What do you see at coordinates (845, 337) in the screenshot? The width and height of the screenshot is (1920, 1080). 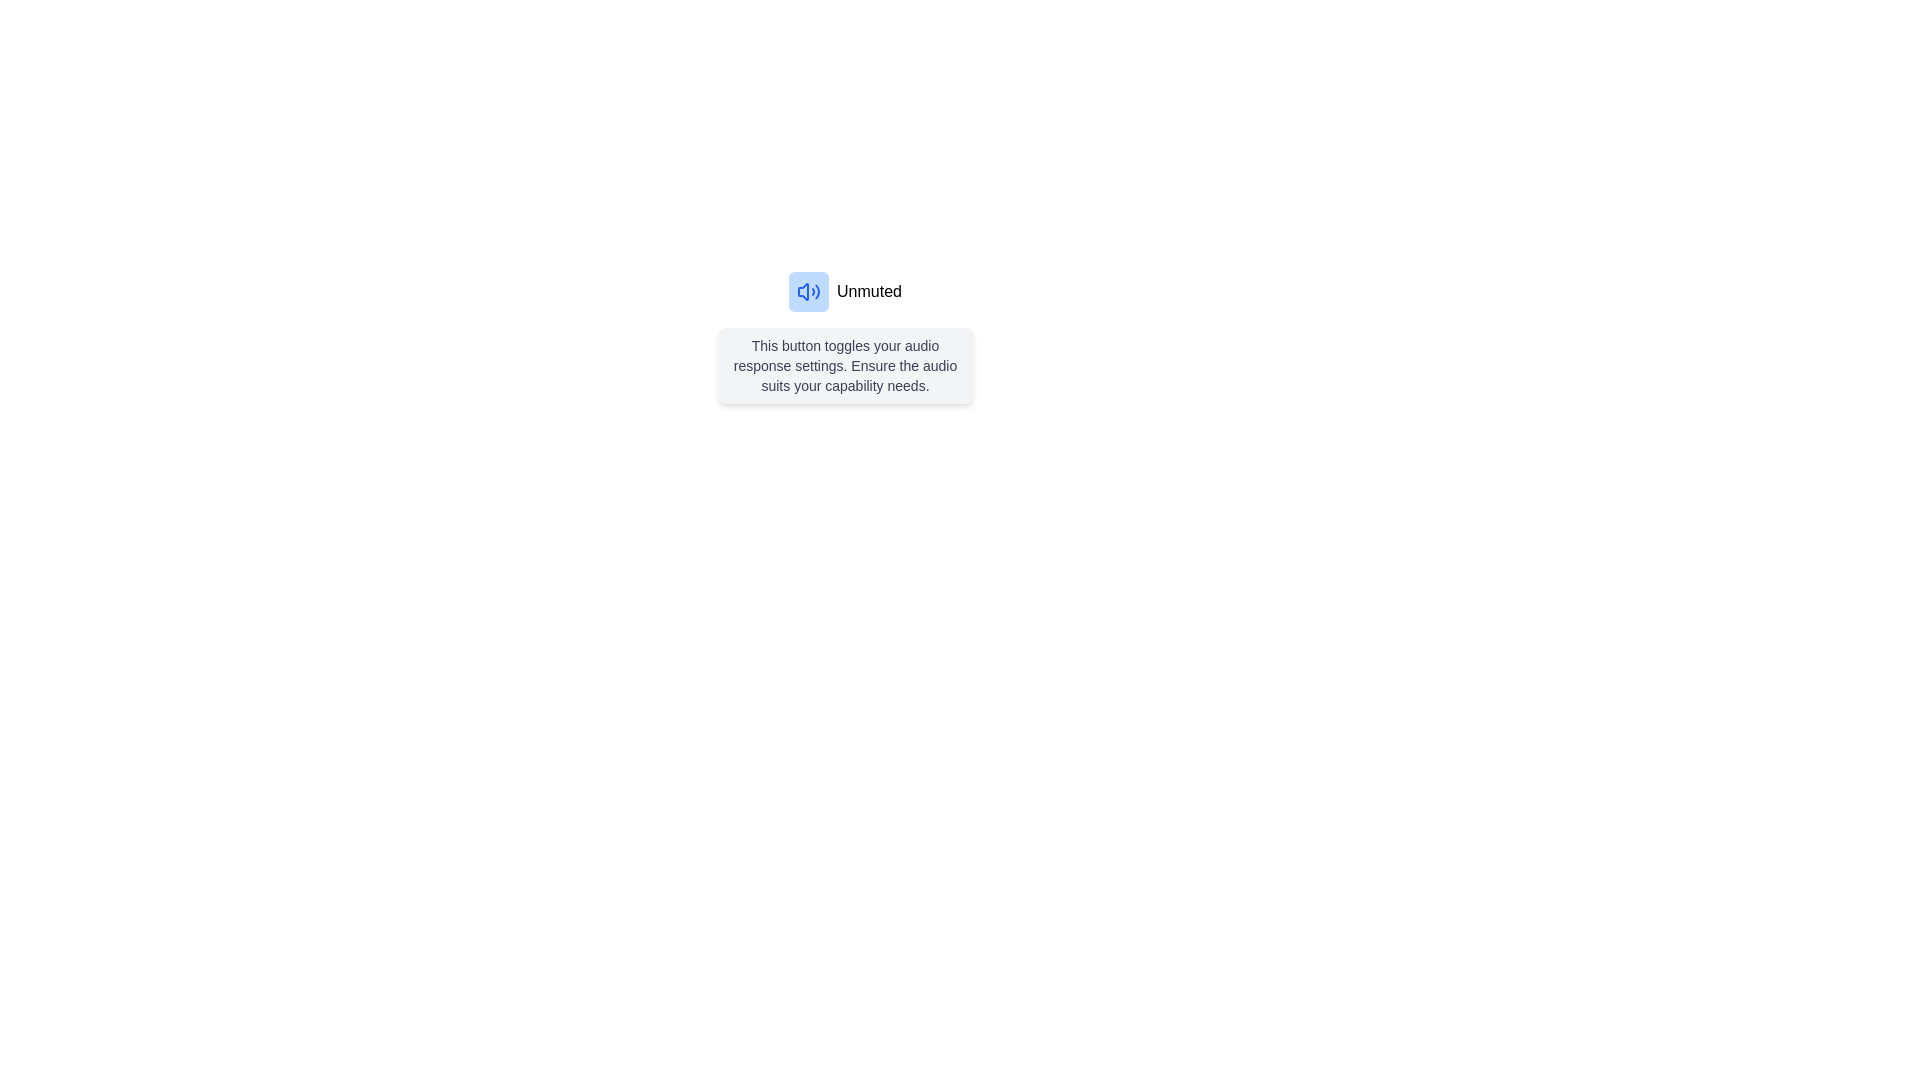 I see `the Informational panel that indicates the current state of audio settings (unmuted) and provides a description of its functionality` at bounding box center [845, 337].